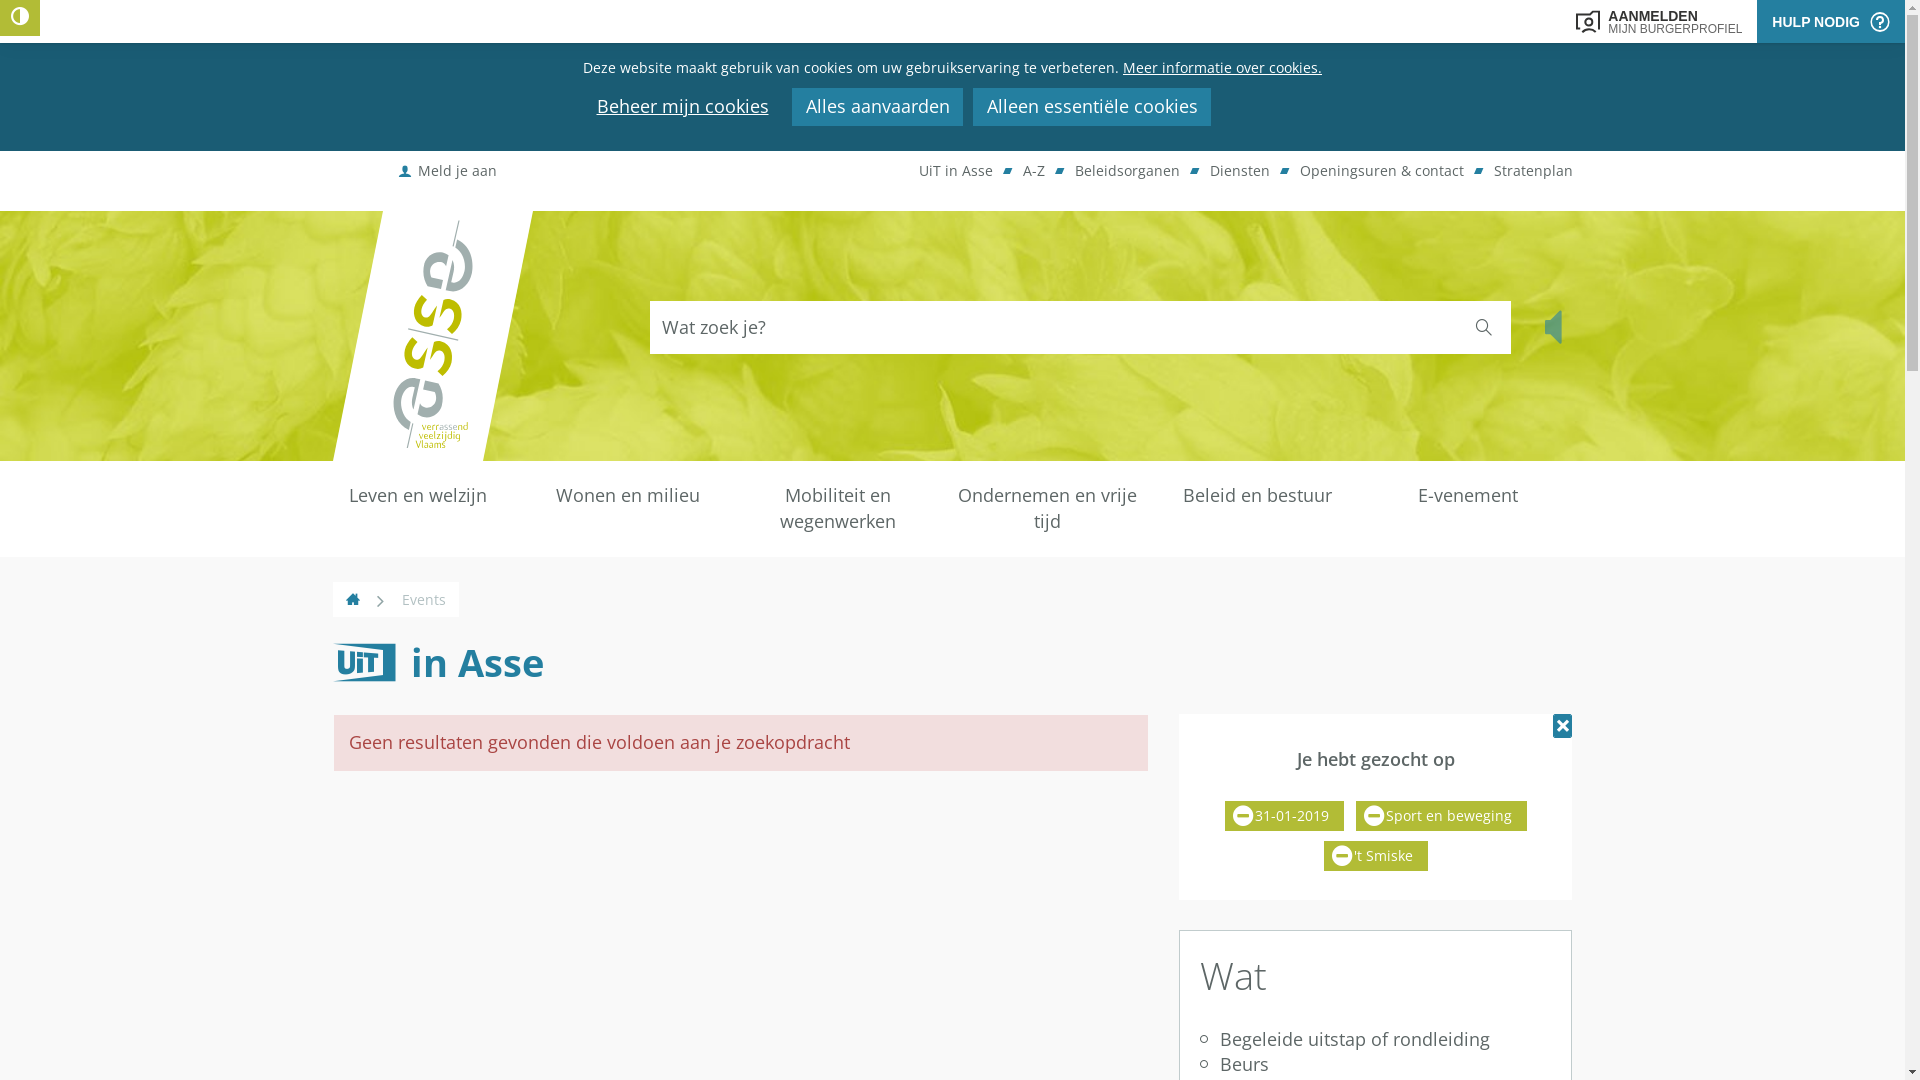  What do you see at coordinates (626, 495) in the screenshot?
I see `'Wonen en milieu'` at bounding box center [626, 495].